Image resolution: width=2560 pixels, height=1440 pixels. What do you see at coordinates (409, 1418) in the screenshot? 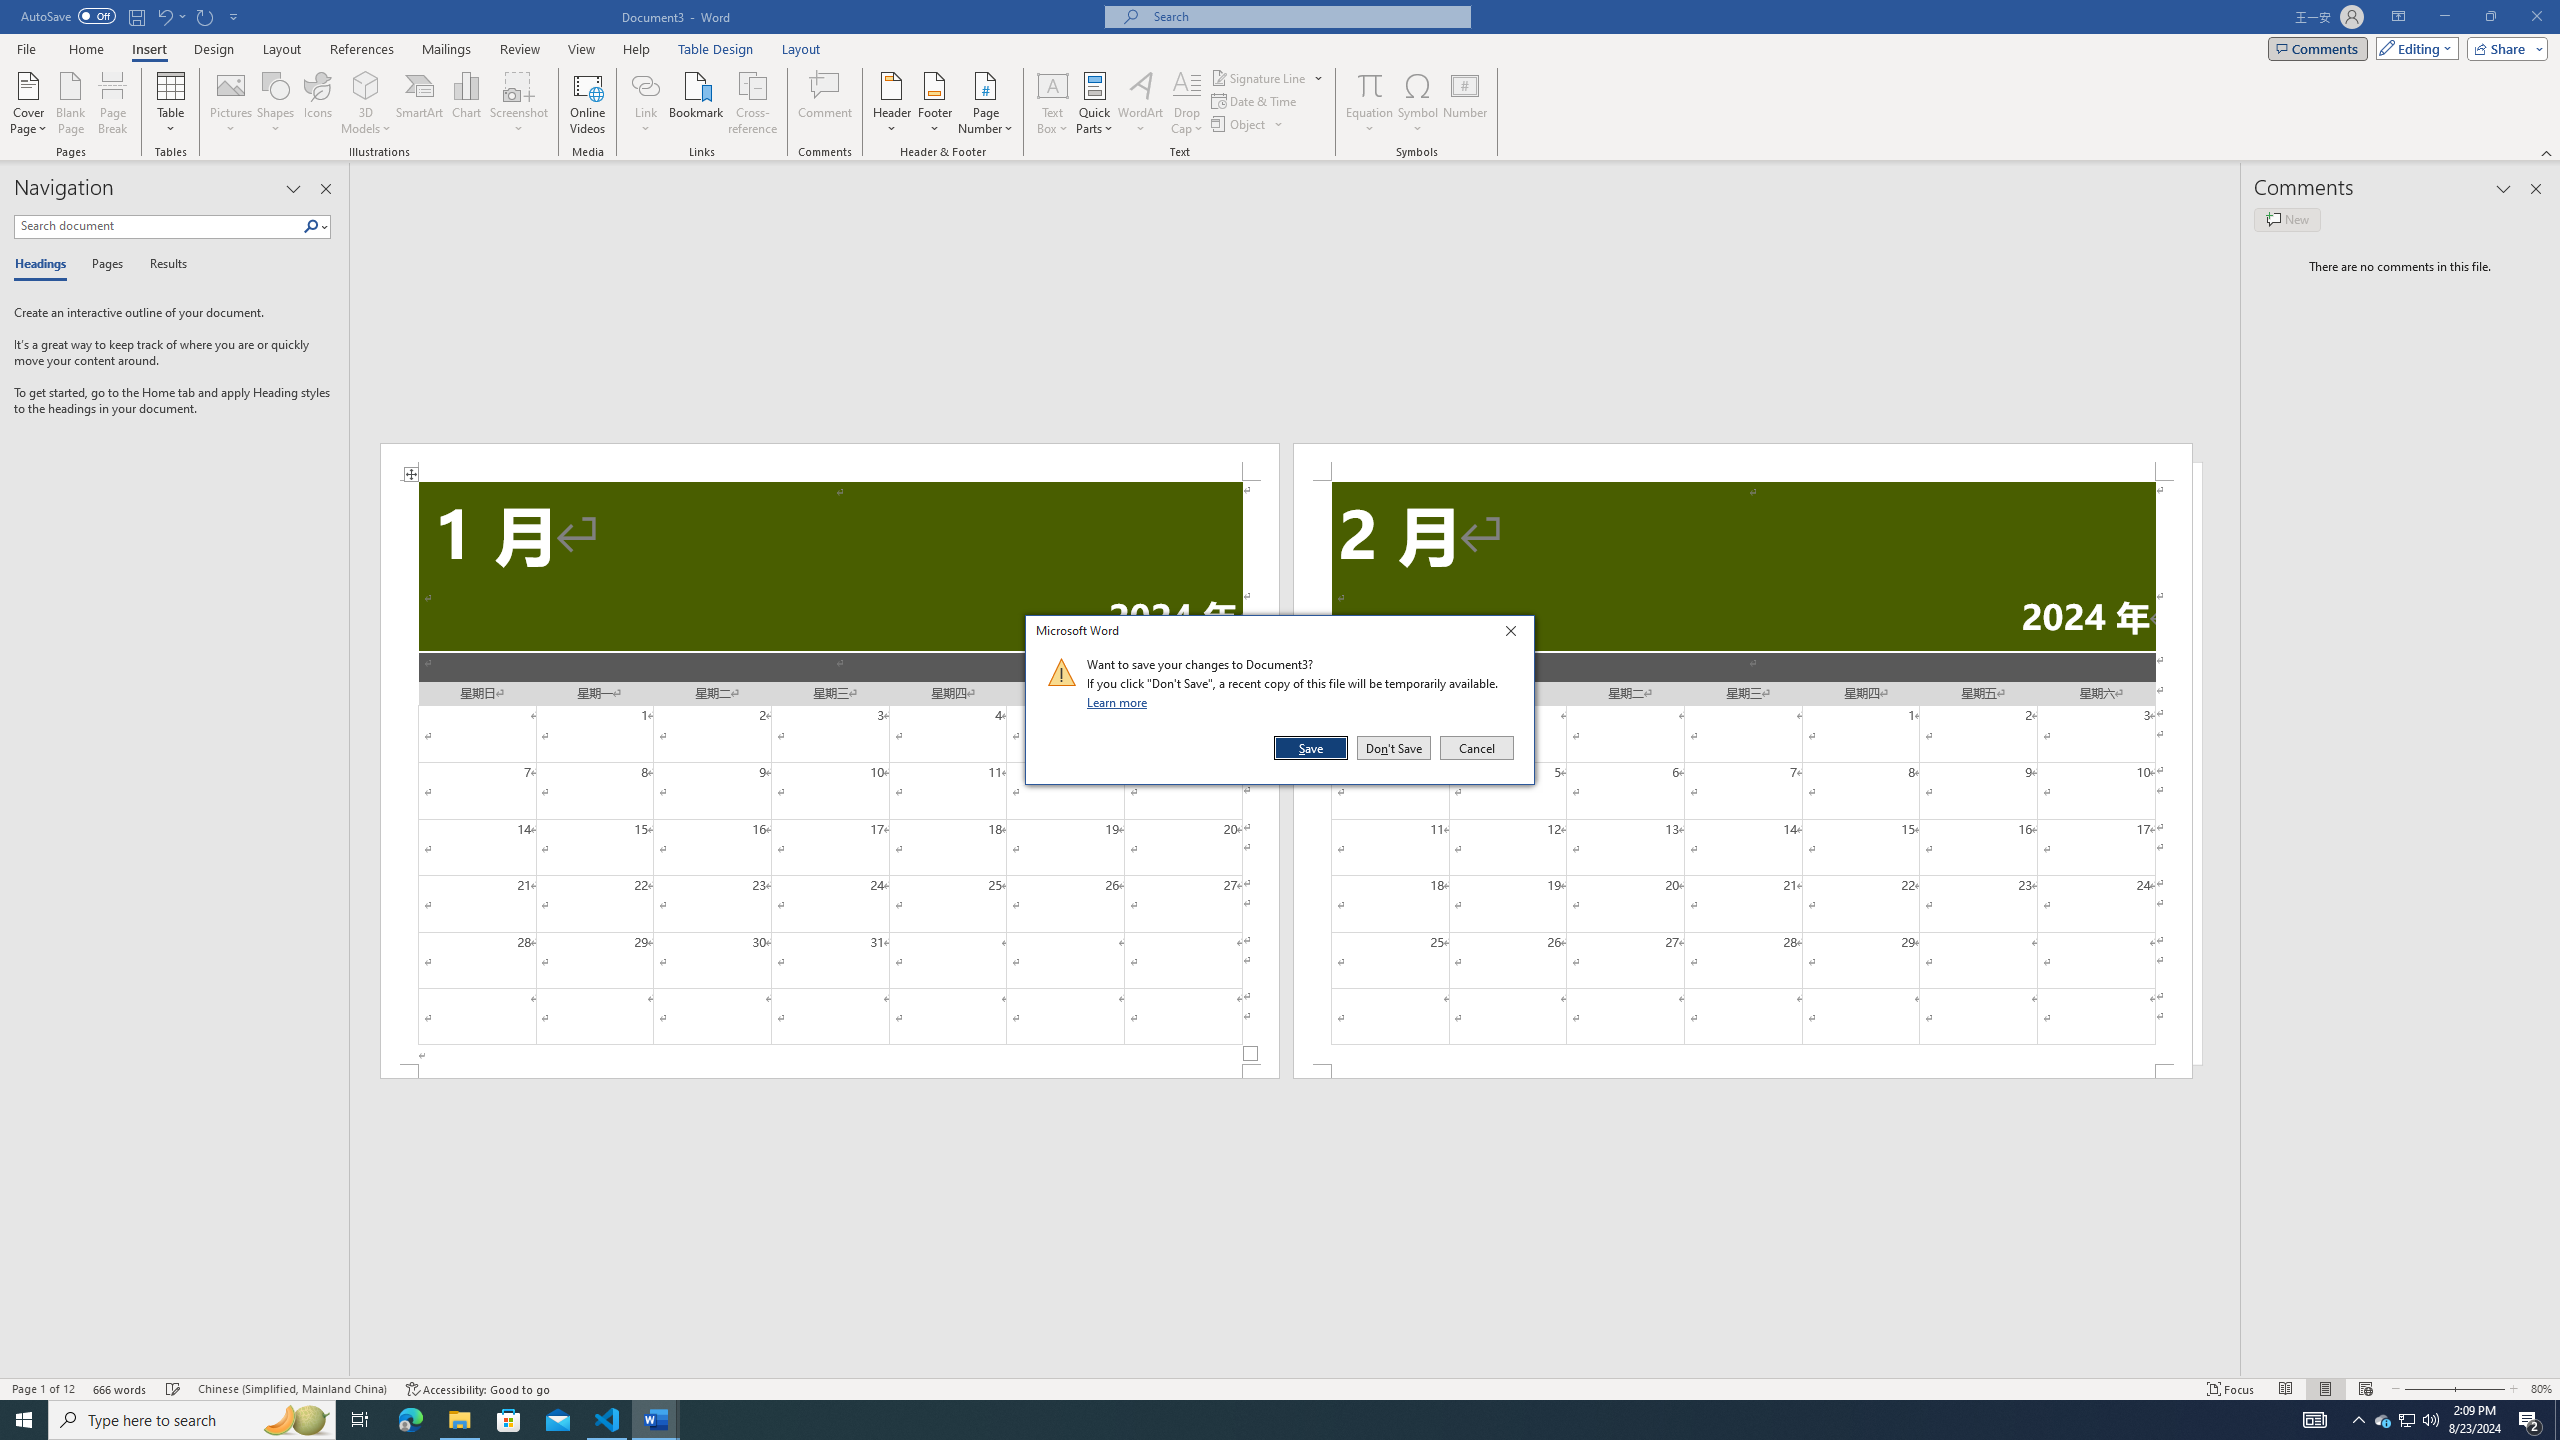
I see `'Microsoft Edge'` at bounding box center [409, 1418].